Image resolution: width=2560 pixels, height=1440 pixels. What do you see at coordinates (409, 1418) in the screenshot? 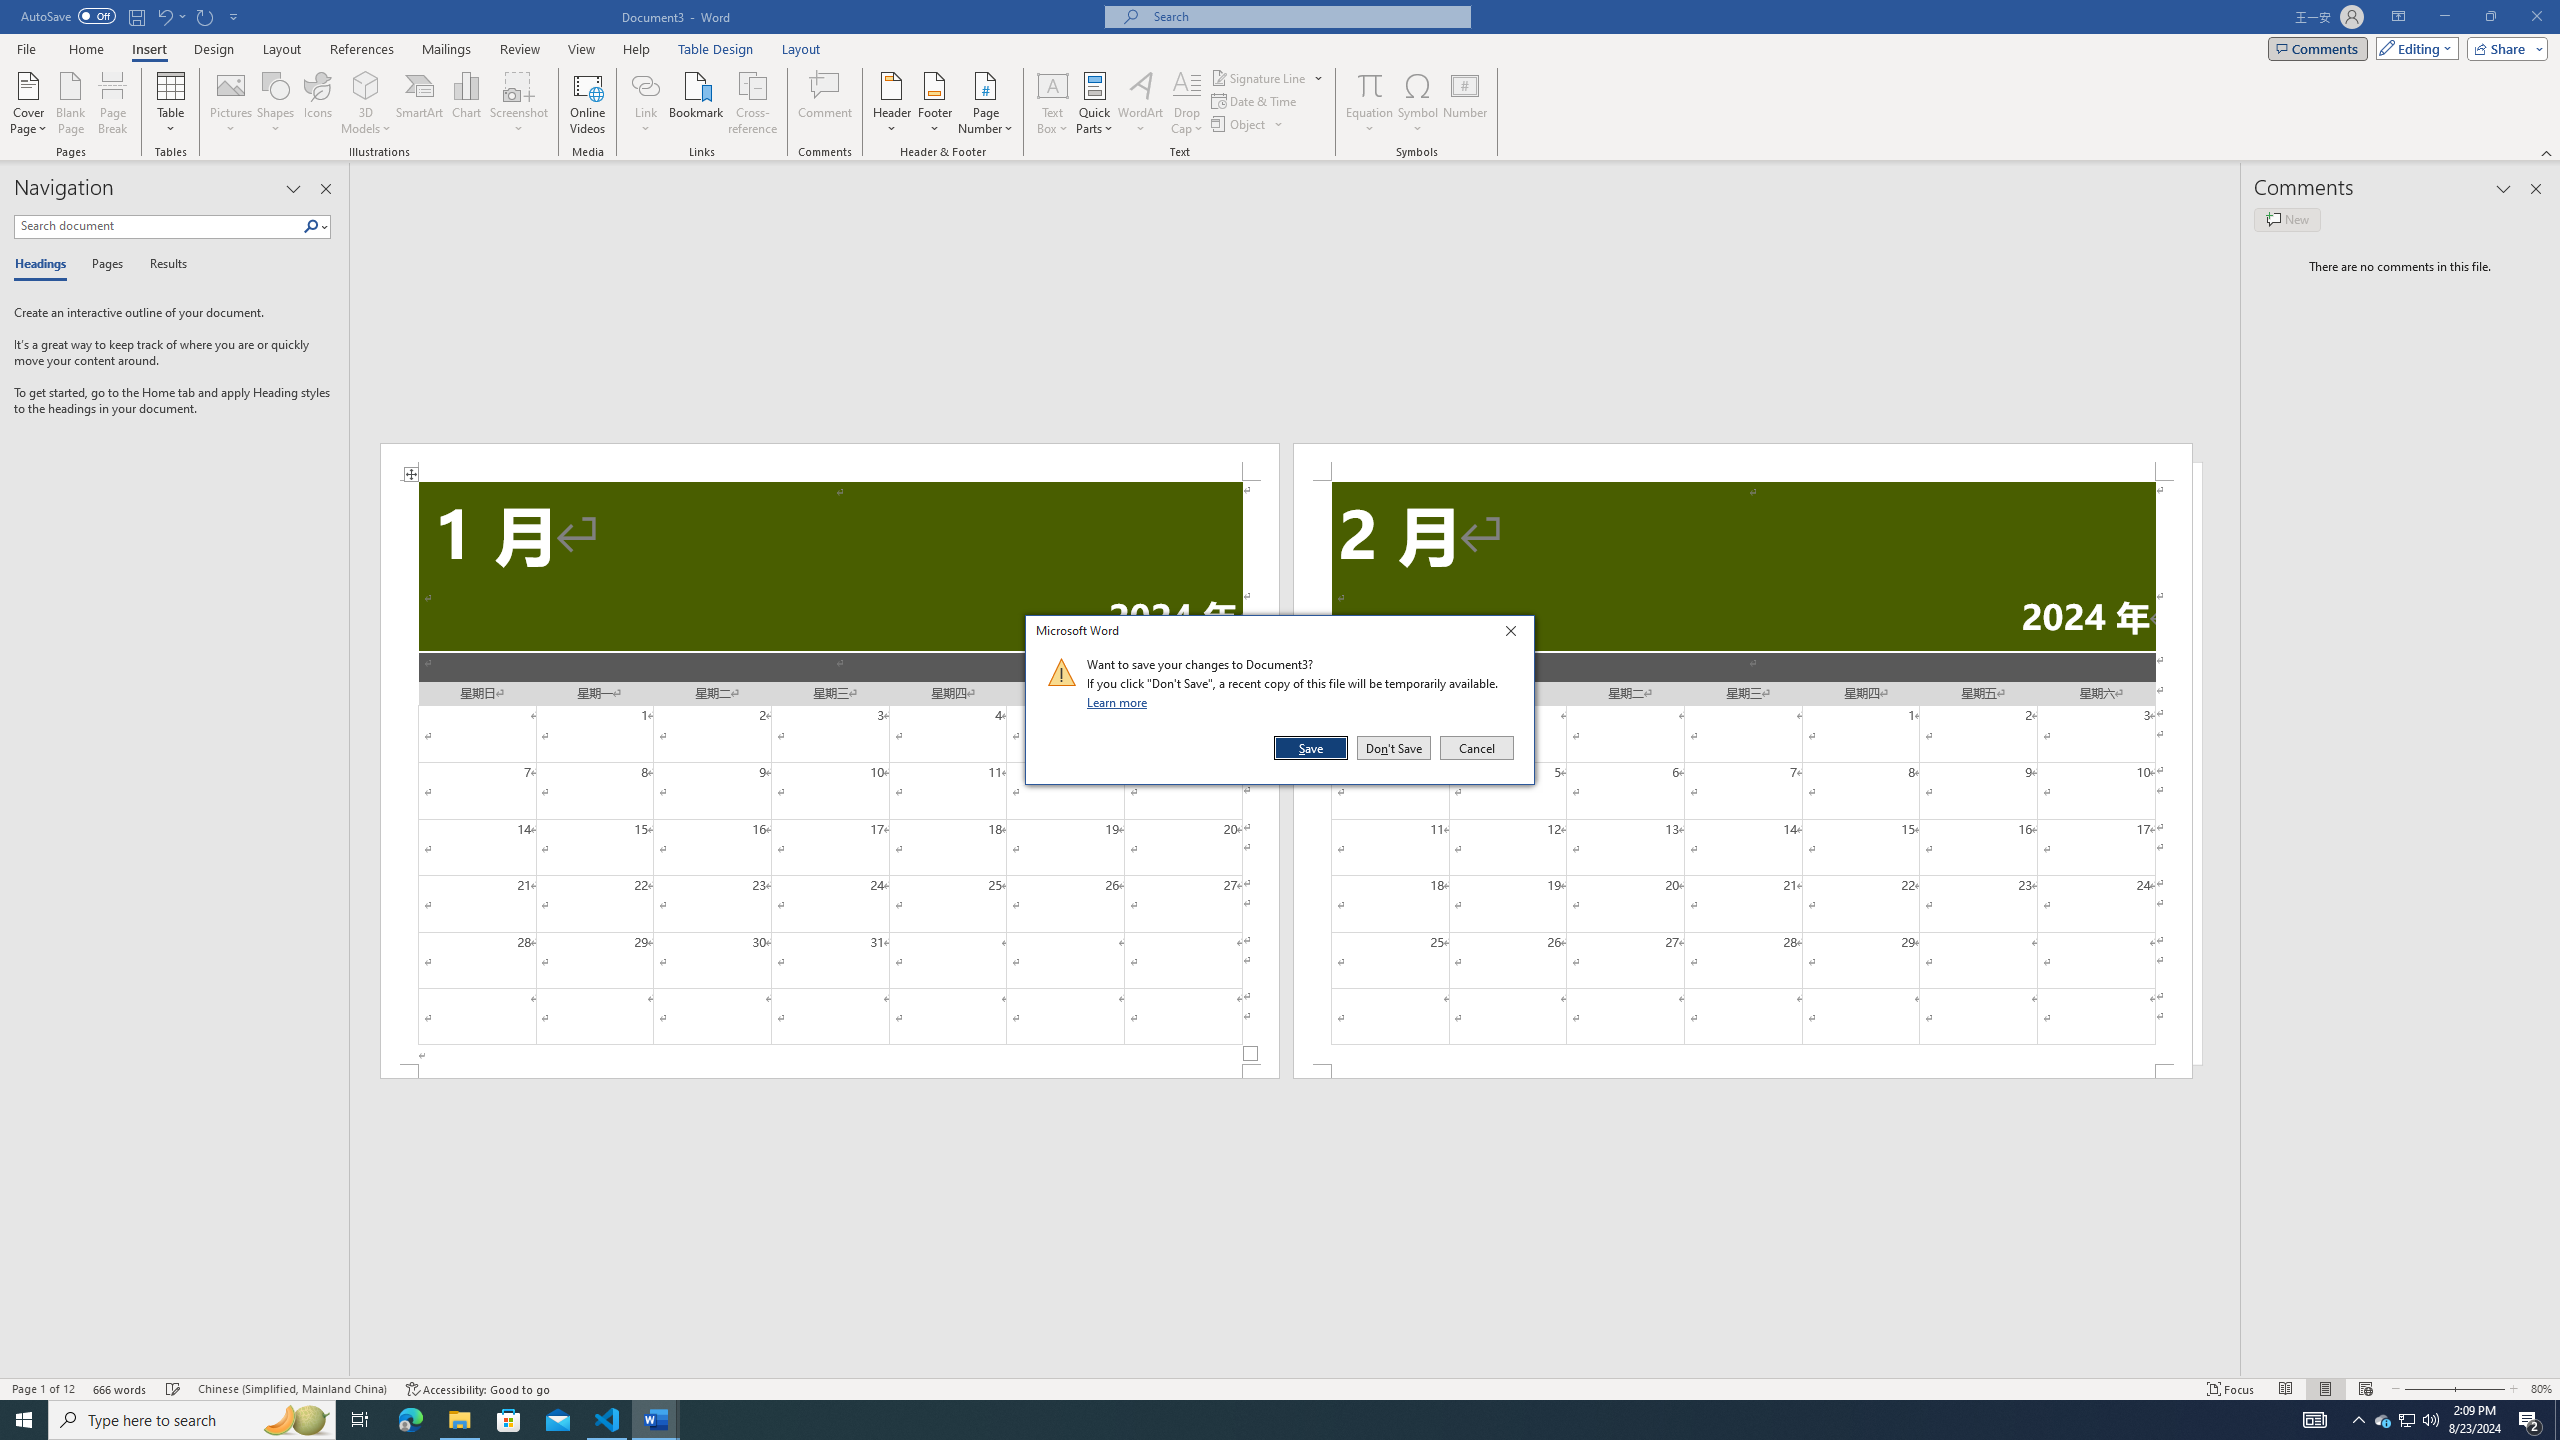
I see `'Microsoft Edge'` at bounding box center [409, 1418].